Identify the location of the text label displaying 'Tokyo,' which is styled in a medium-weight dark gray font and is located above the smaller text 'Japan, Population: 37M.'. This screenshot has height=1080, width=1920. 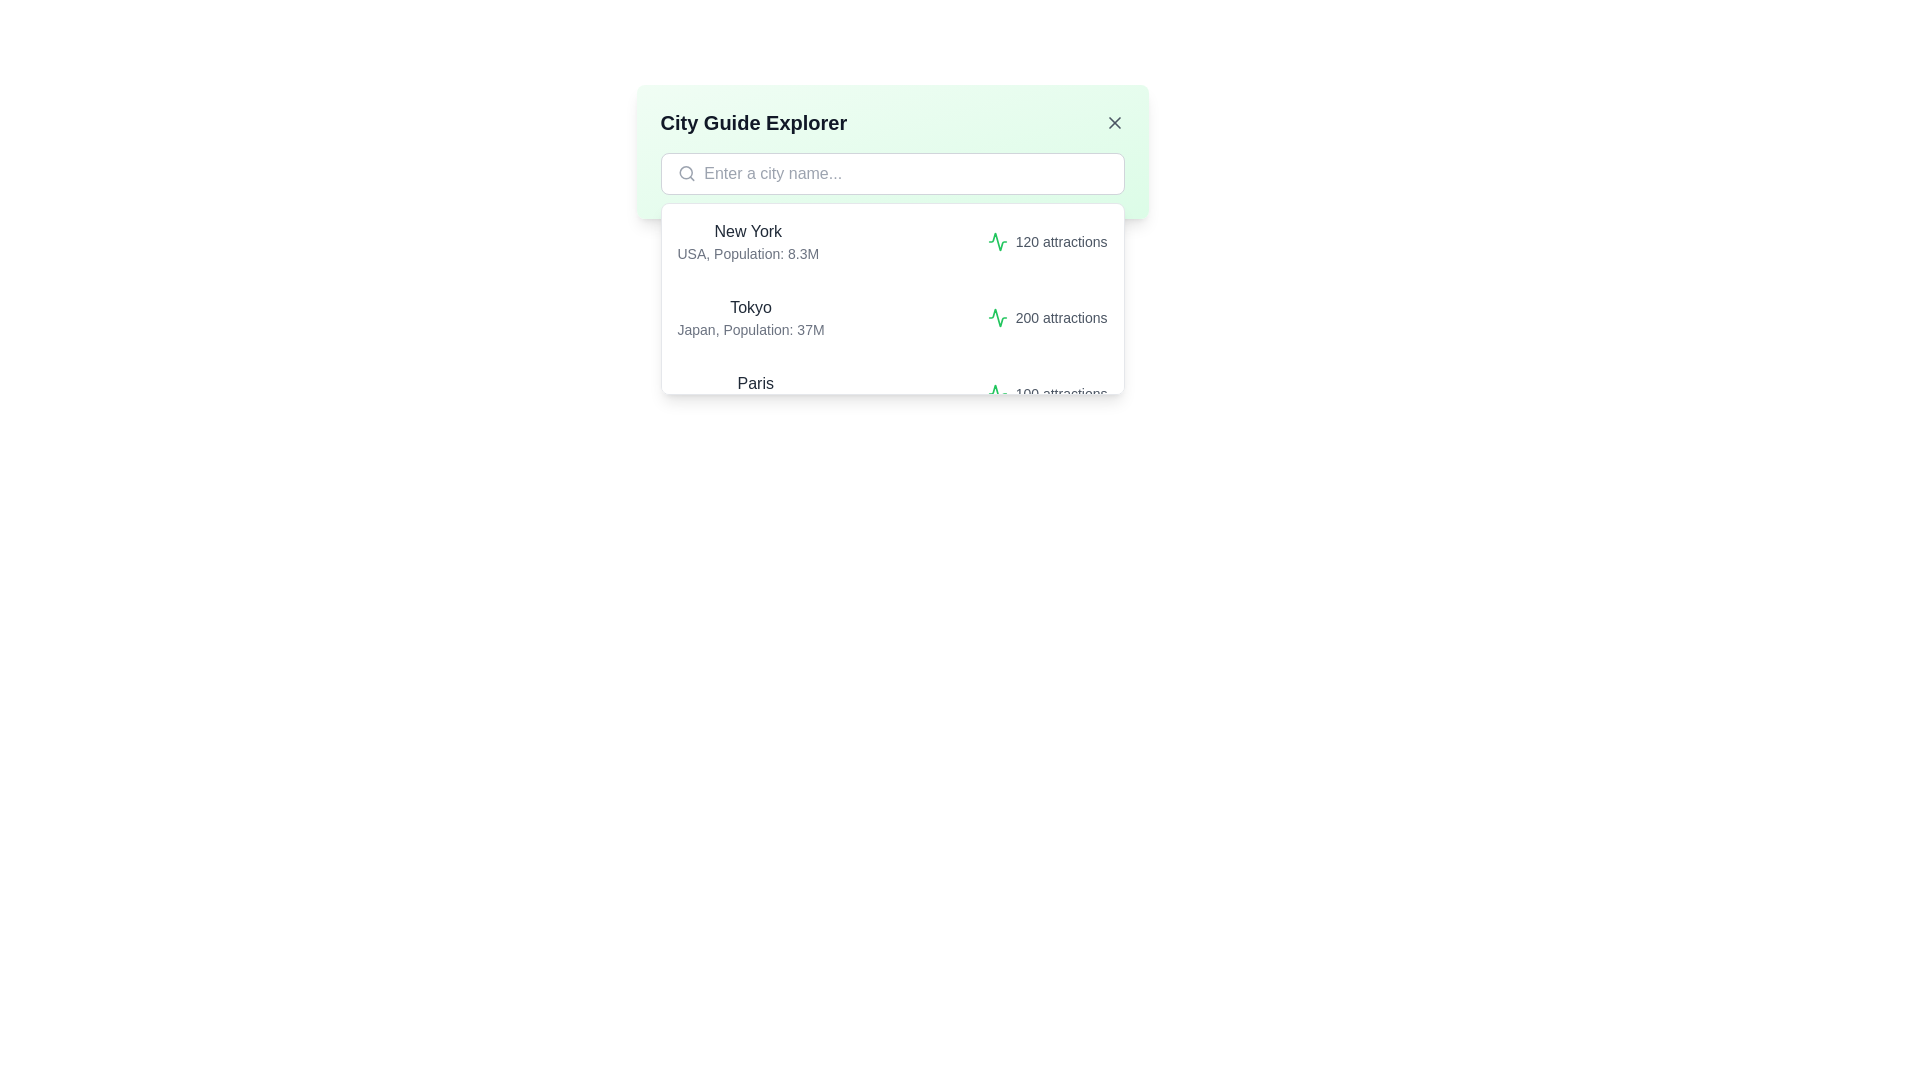
(750, 308).